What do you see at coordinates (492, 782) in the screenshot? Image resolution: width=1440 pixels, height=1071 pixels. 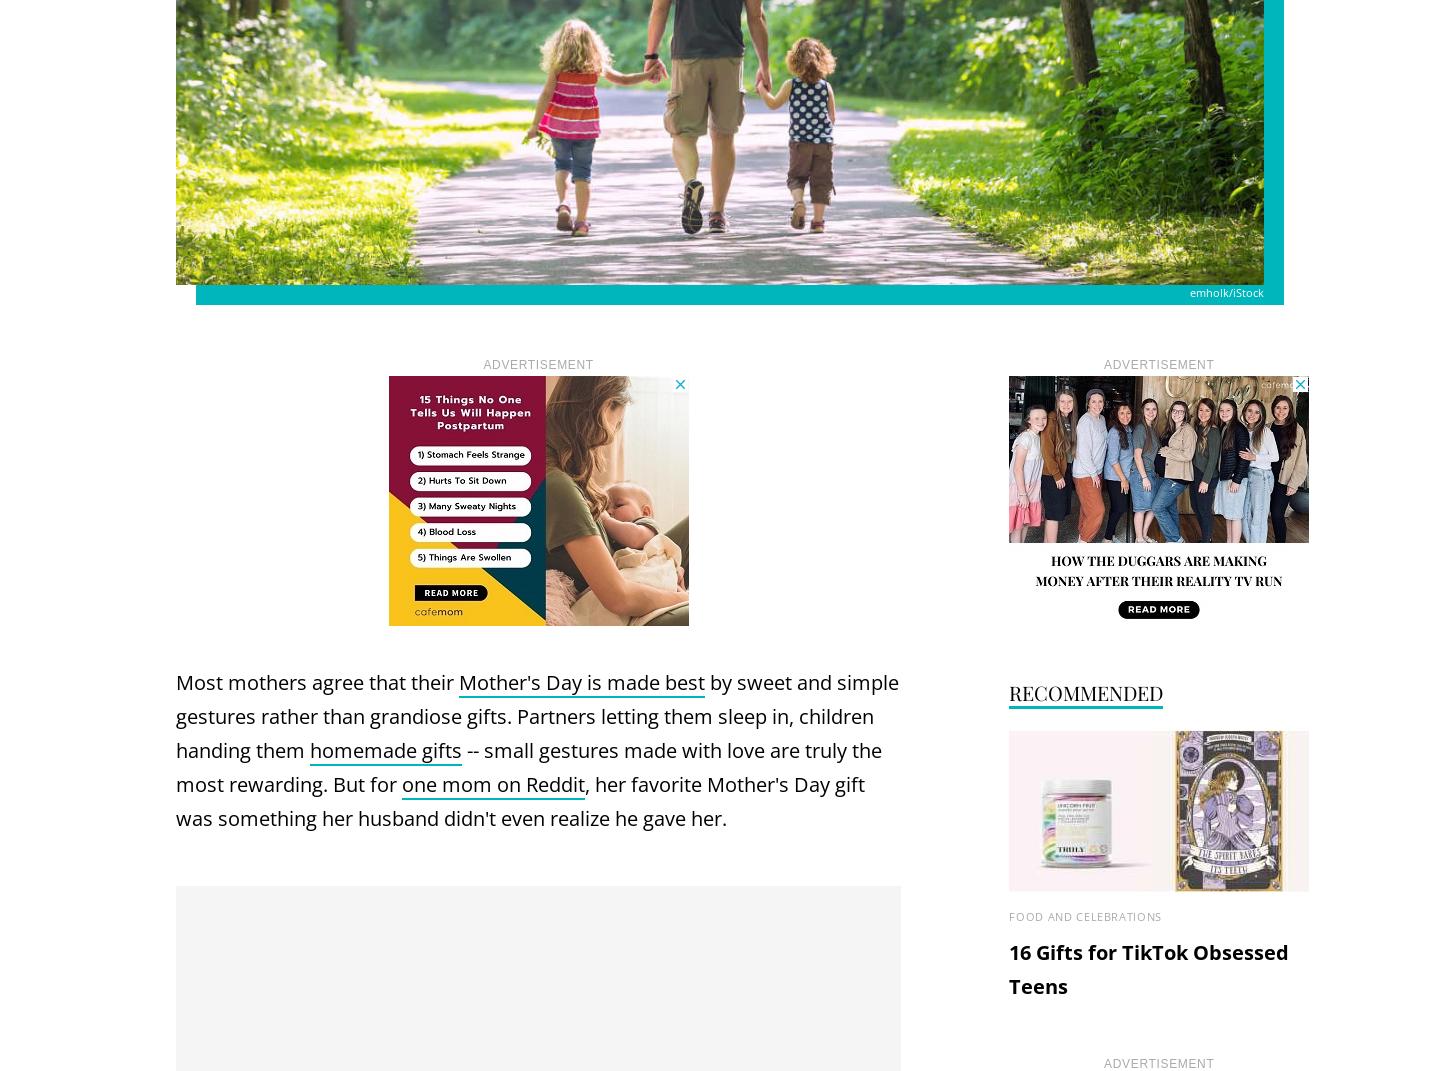 I see `'one mom on Reddit'` at bounding box center [492, 782].